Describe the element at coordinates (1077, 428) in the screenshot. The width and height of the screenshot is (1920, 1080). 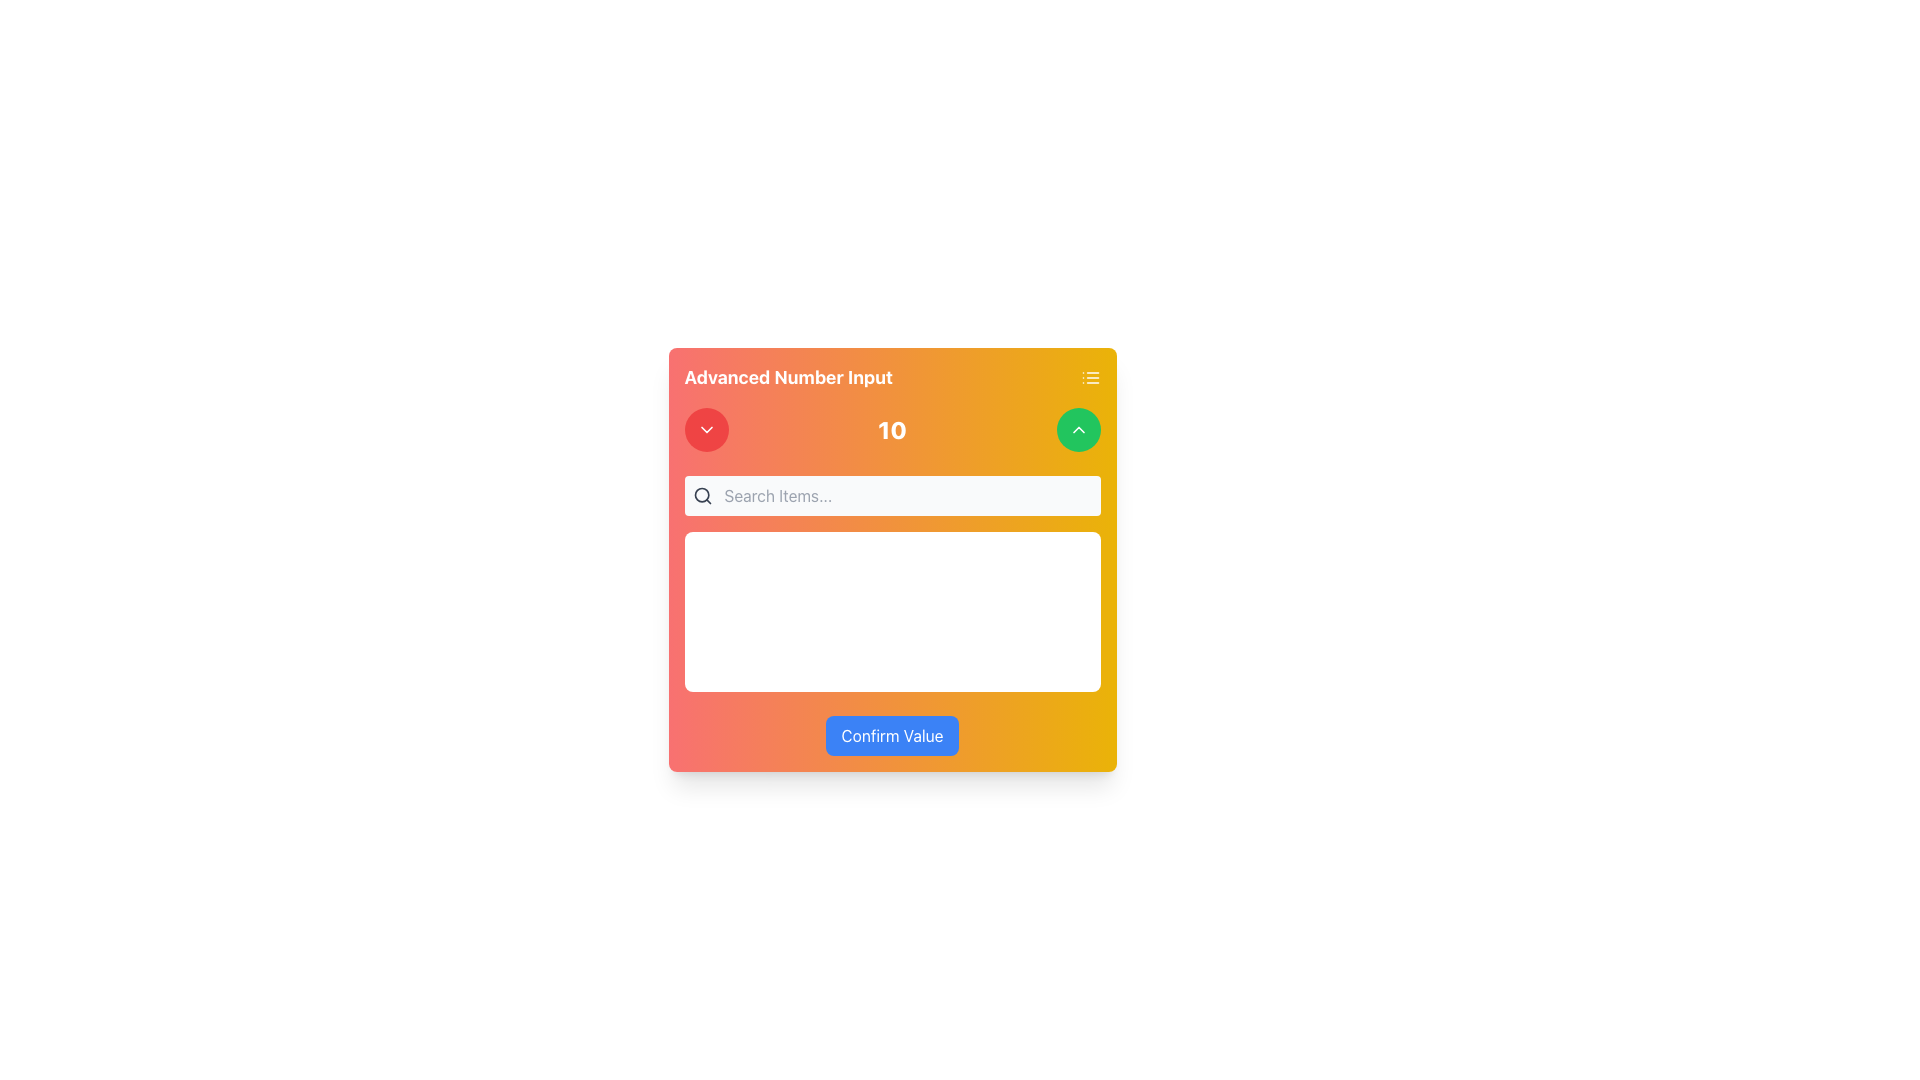
I see `the Chevron Up Icon, which is a green circular button located near the top-right corner of the interface` at that location.